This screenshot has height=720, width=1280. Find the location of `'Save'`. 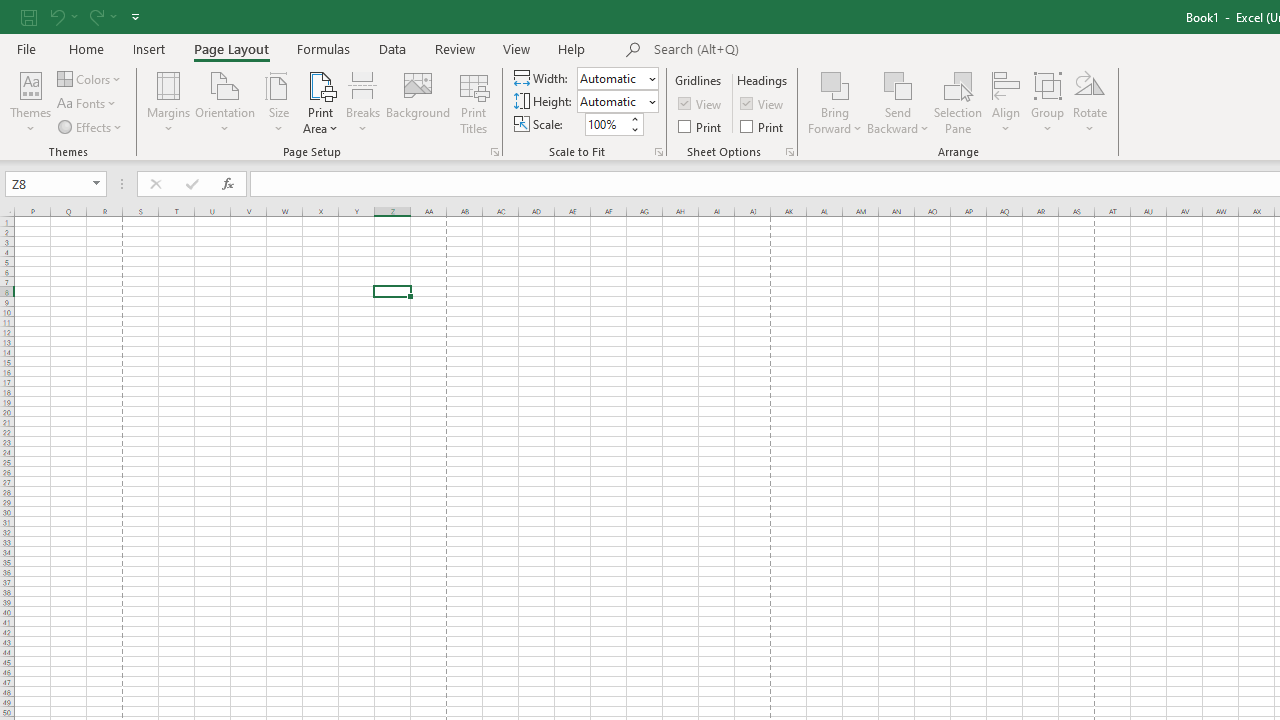

'Save' is located at coordinates (29, 16).